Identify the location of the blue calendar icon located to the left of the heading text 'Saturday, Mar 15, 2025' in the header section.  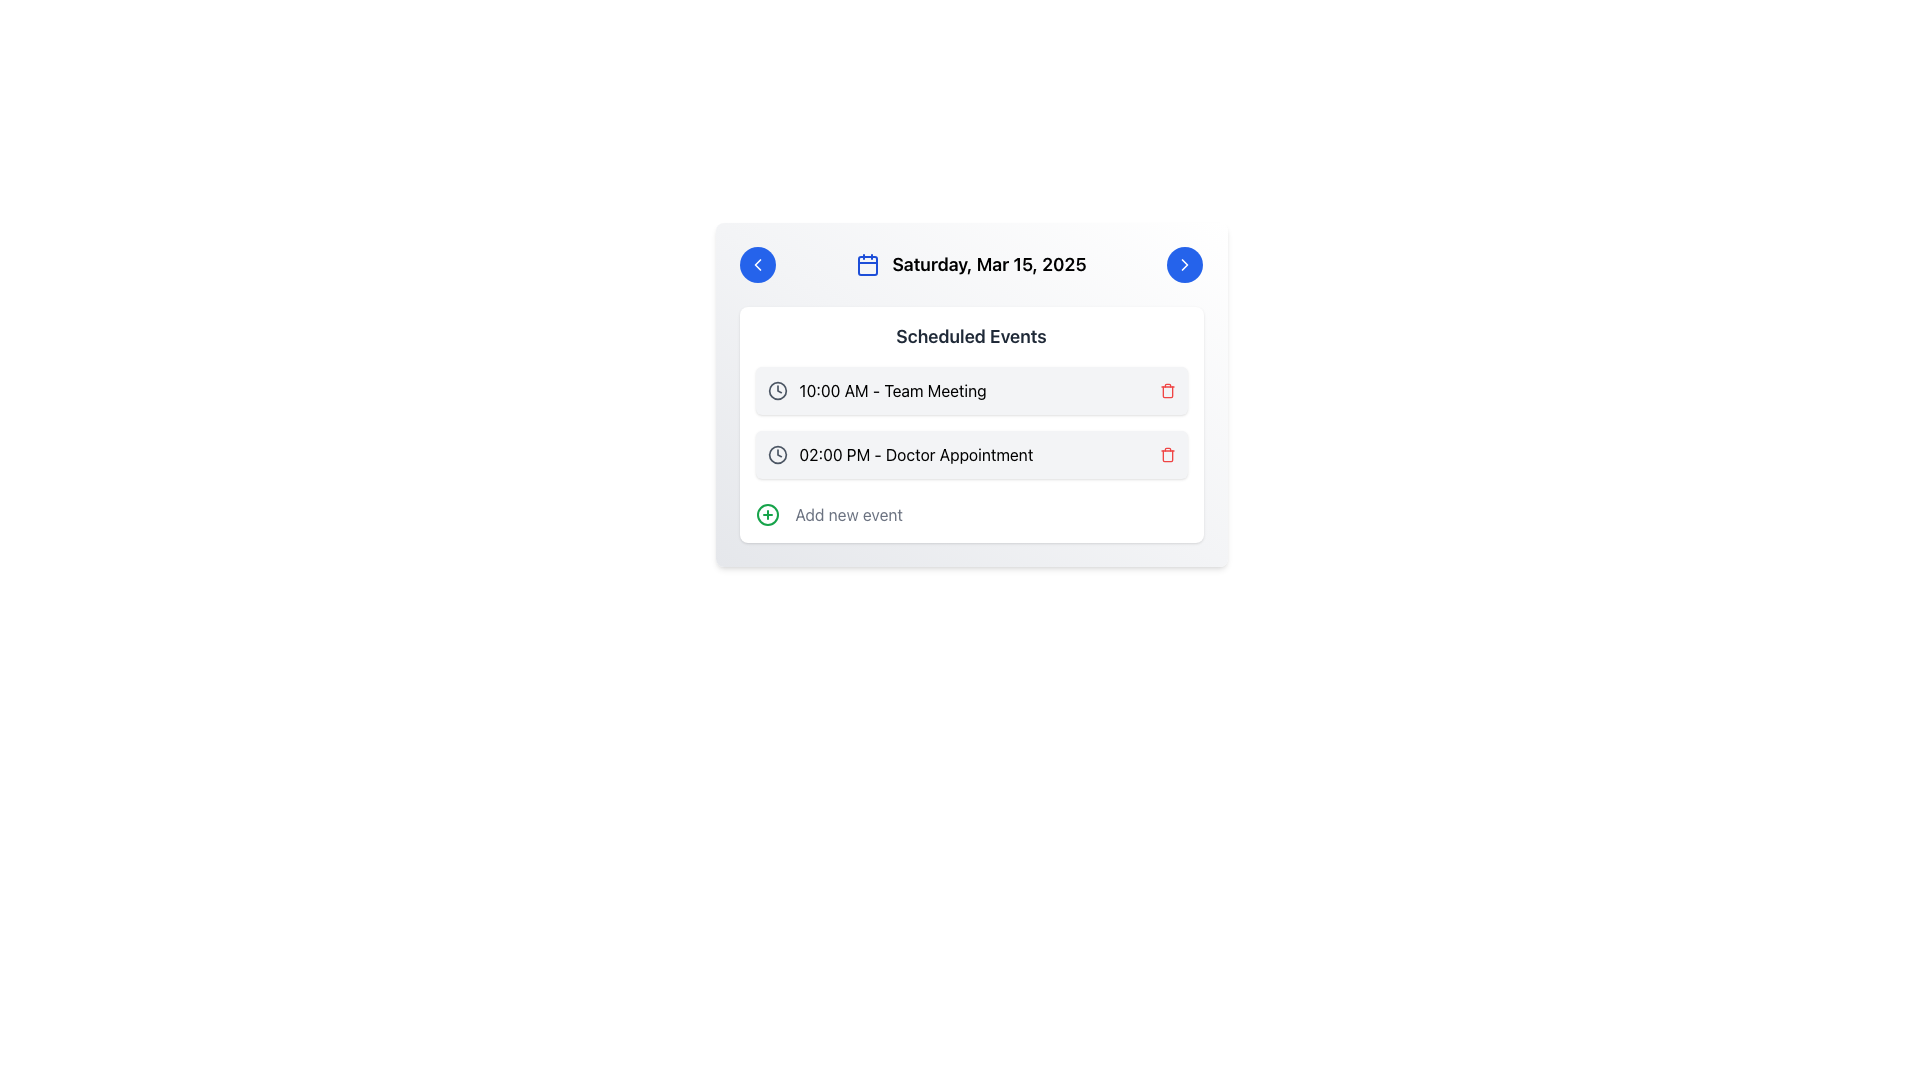
(868, 264).